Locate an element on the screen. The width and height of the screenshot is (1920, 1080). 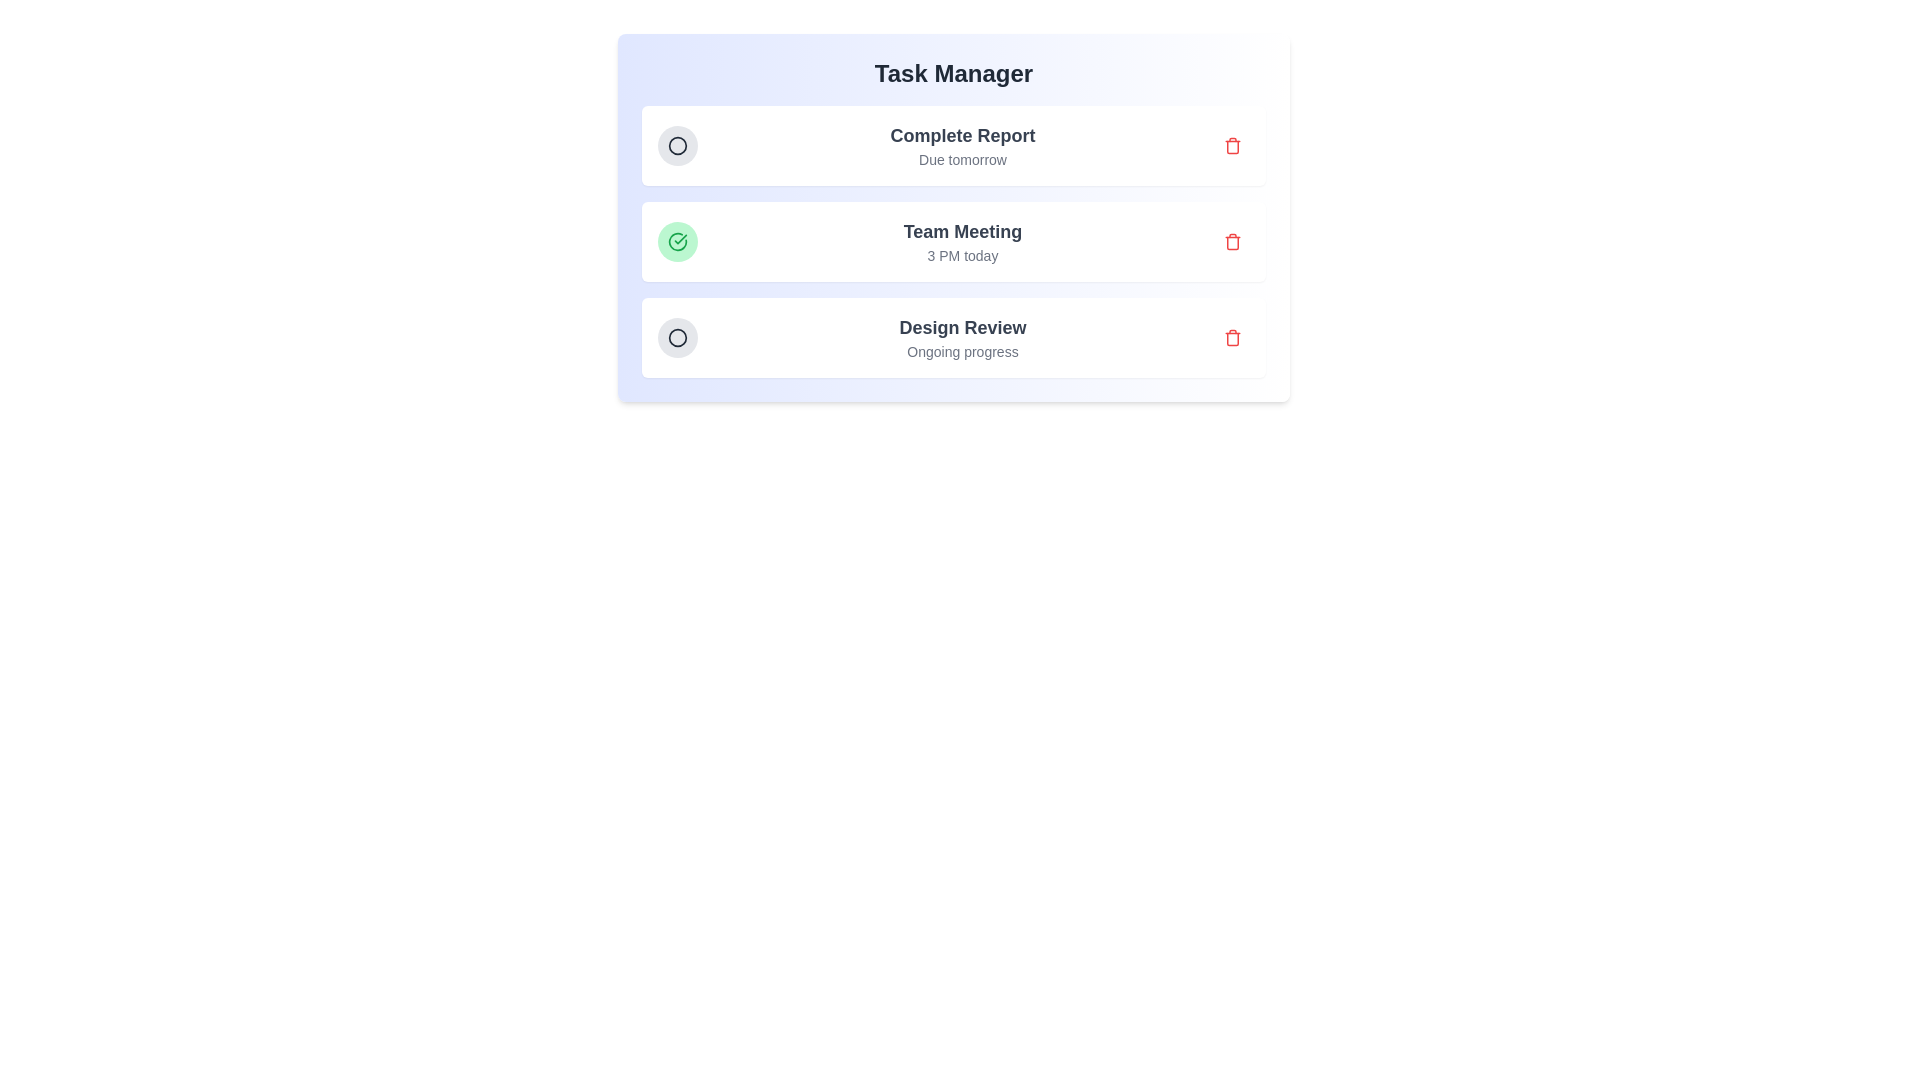
the Text block that provides task details, including its title and due date, which is the first entry in the Task Manager list is located at coordinates (963, 145).